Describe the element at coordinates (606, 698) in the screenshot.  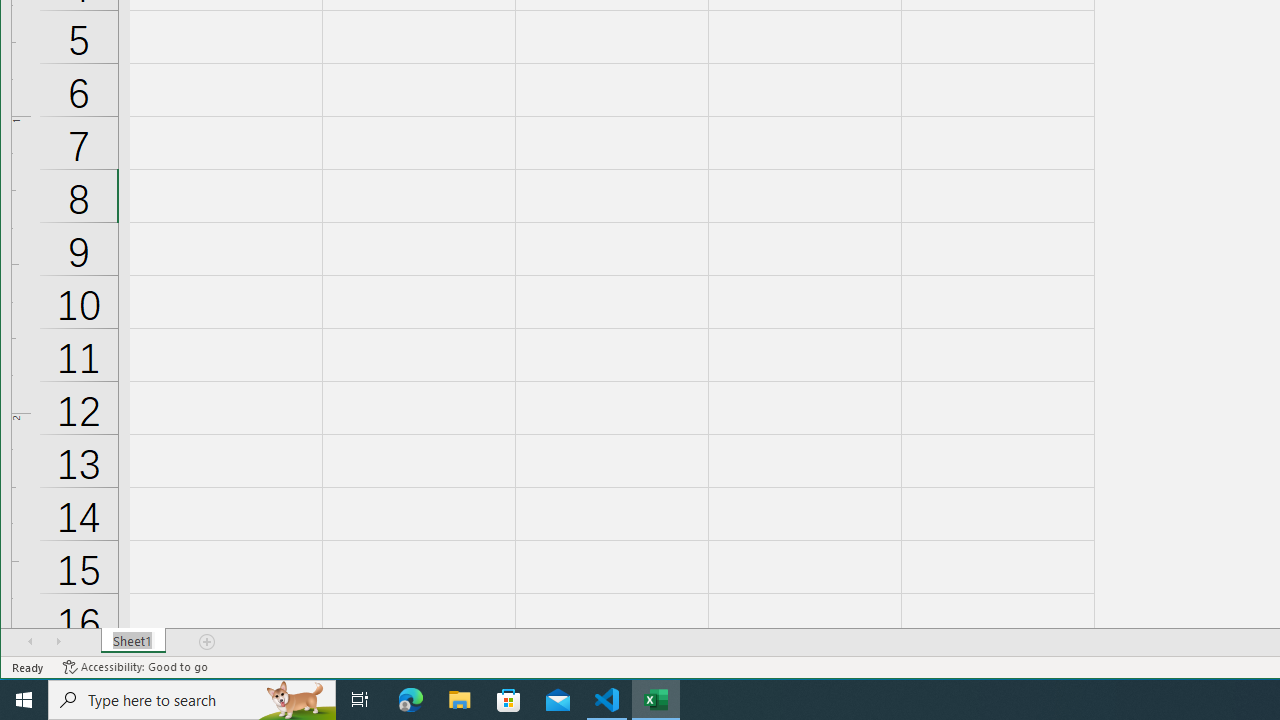
I see `'Visual Studio Code - 1 running window'` at that location.